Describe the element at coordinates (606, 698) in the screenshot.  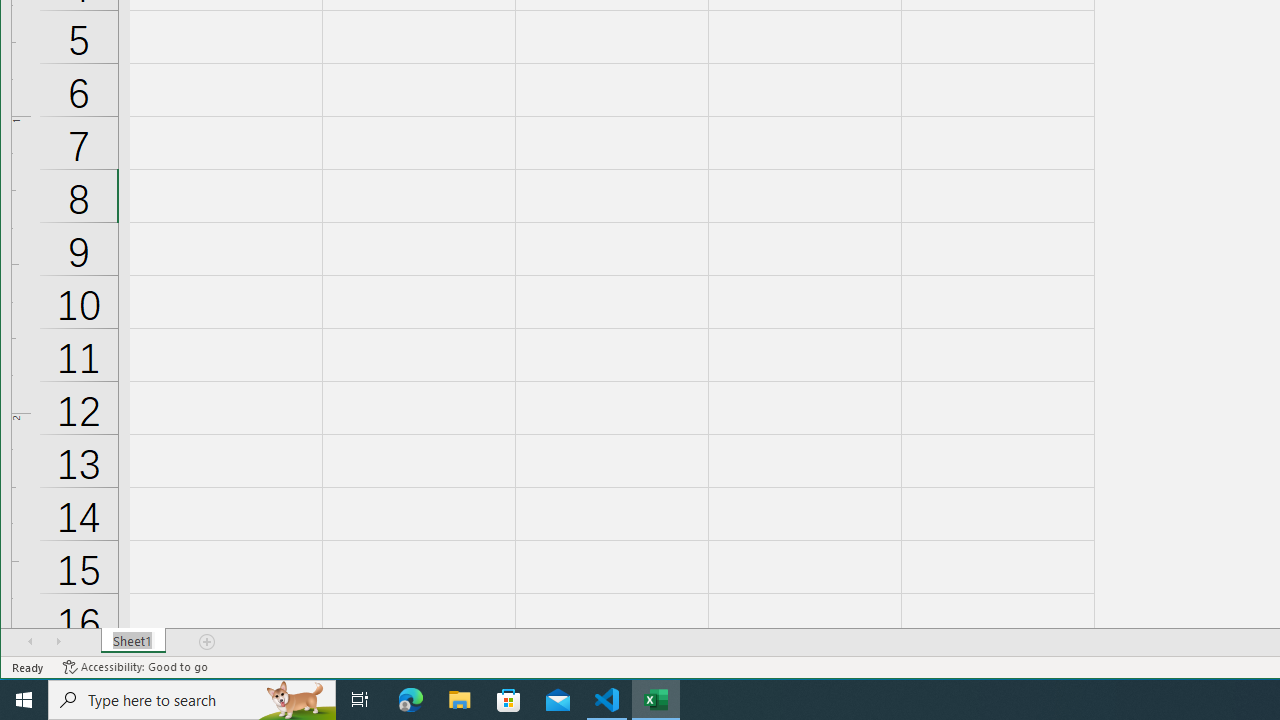
I see `'Visual Studio Code - 1 running window'` at that location.